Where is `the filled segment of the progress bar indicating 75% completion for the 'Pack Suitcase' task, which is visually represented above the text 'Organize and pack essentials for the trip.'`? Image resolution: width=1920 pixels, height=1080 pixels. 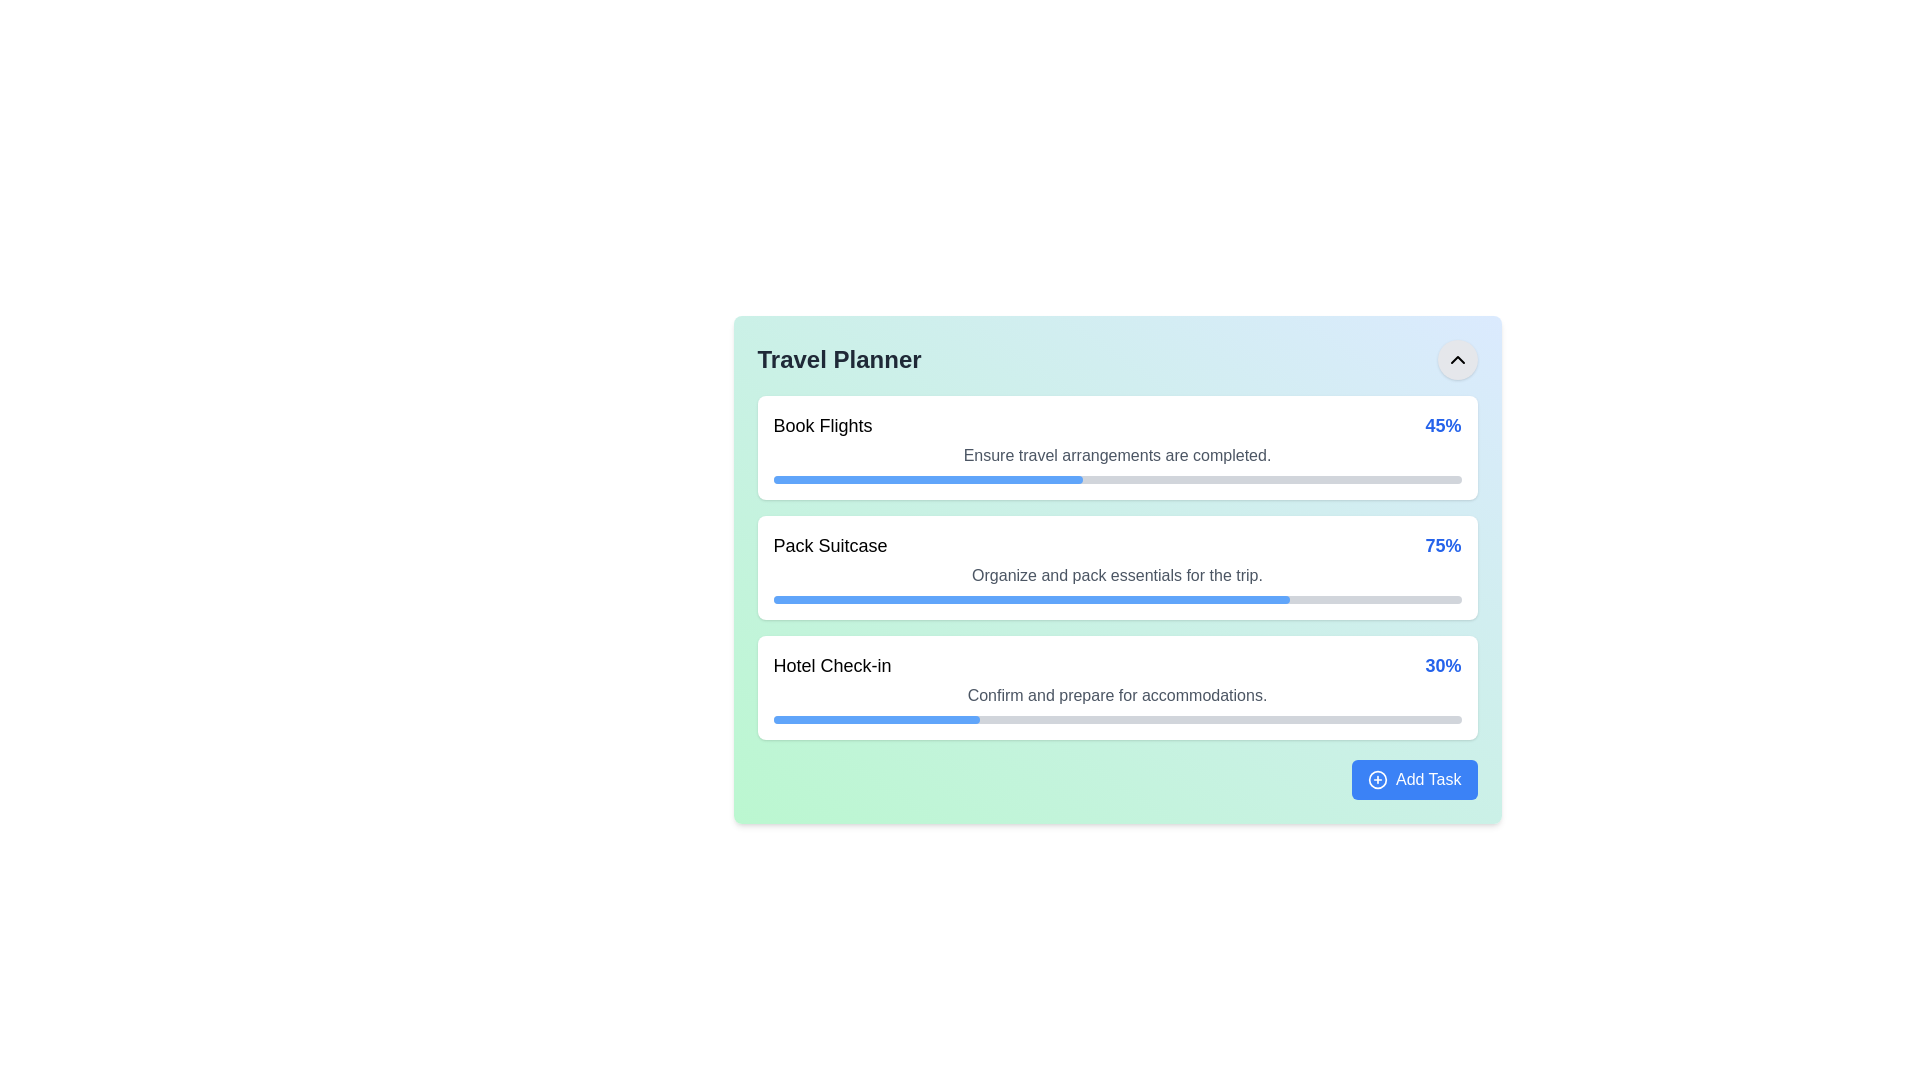 the filled segment of the progress bar indicating 75% completion for the 'Pack Suitcase' task, which is visually represented above the text 'Organize and pack essentials for the trip.' is located at coordinates (1031, 599).